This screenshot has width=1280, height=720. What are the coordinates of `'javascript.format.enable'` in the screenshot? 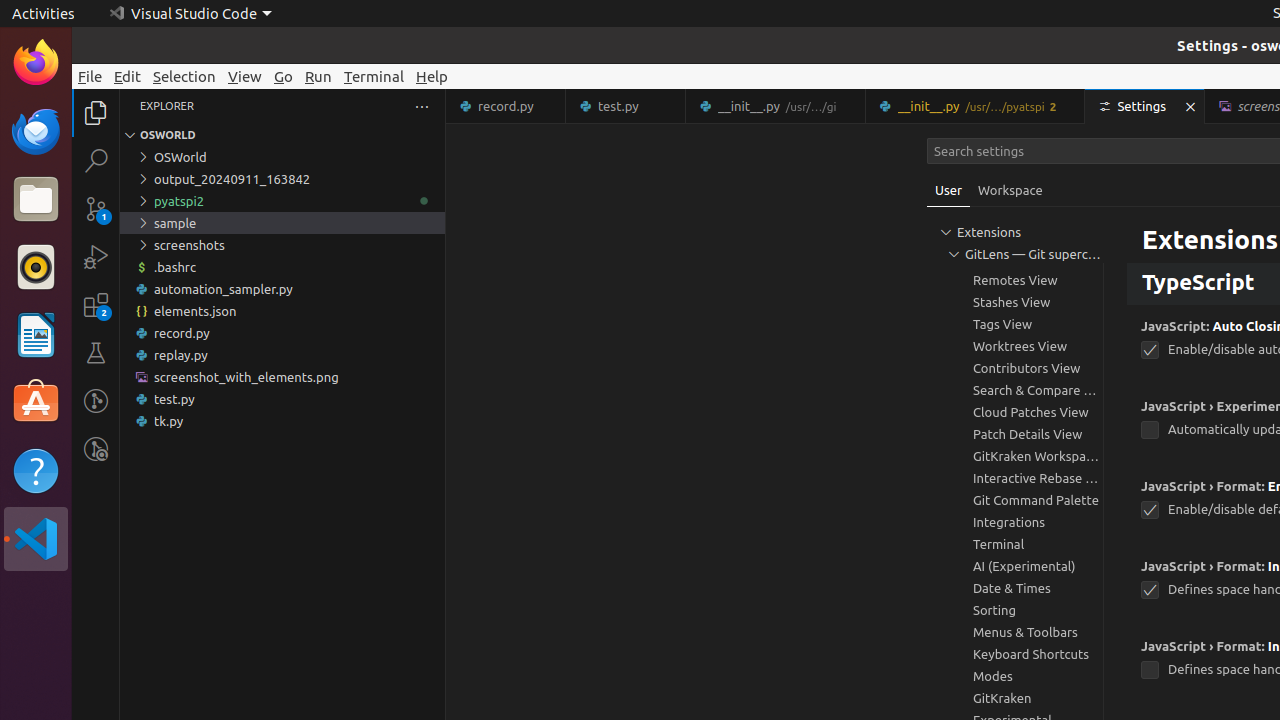 It's located at (1149, 509).